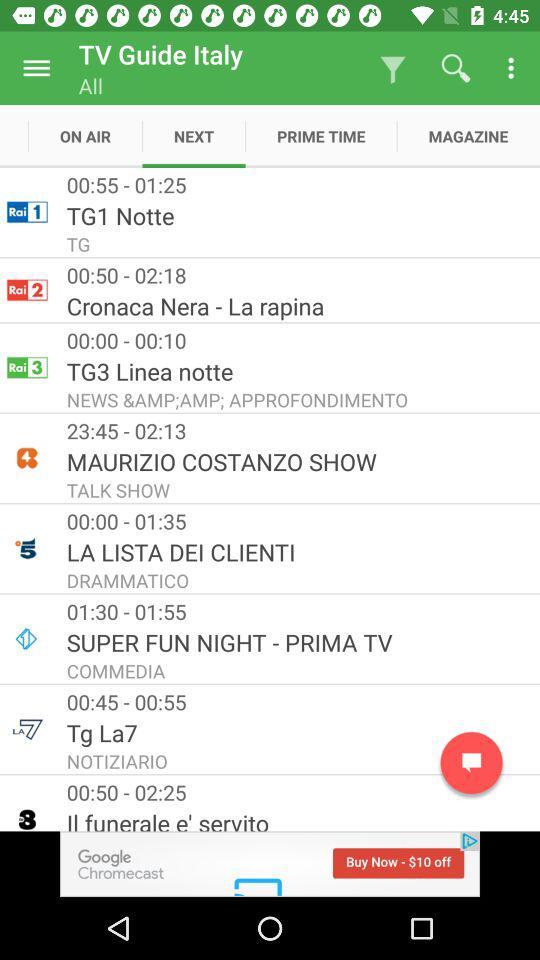 The image size is (540, 960). Describe the element at coordinates (270, 863) in the screenshot. I see `advertisement banner` at that location.